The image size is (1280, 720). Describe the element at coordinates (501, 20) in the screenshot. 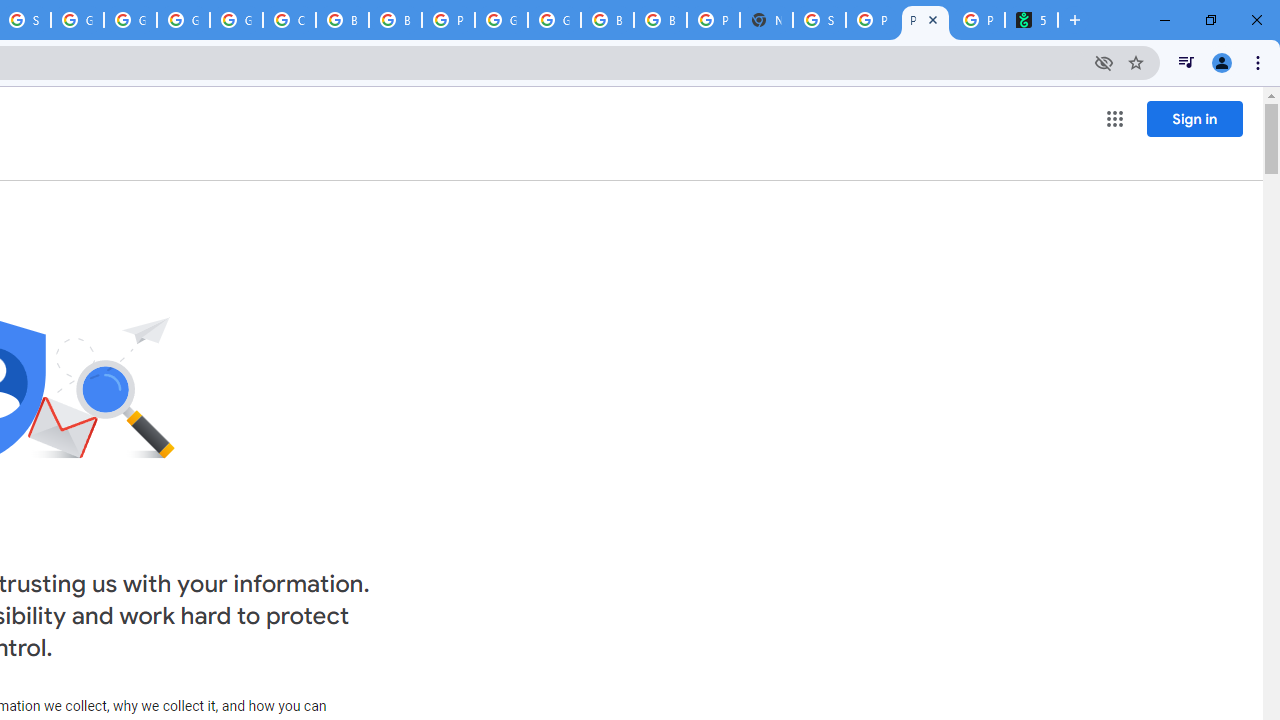

I see `'Google Cloud Platform'` at that location.